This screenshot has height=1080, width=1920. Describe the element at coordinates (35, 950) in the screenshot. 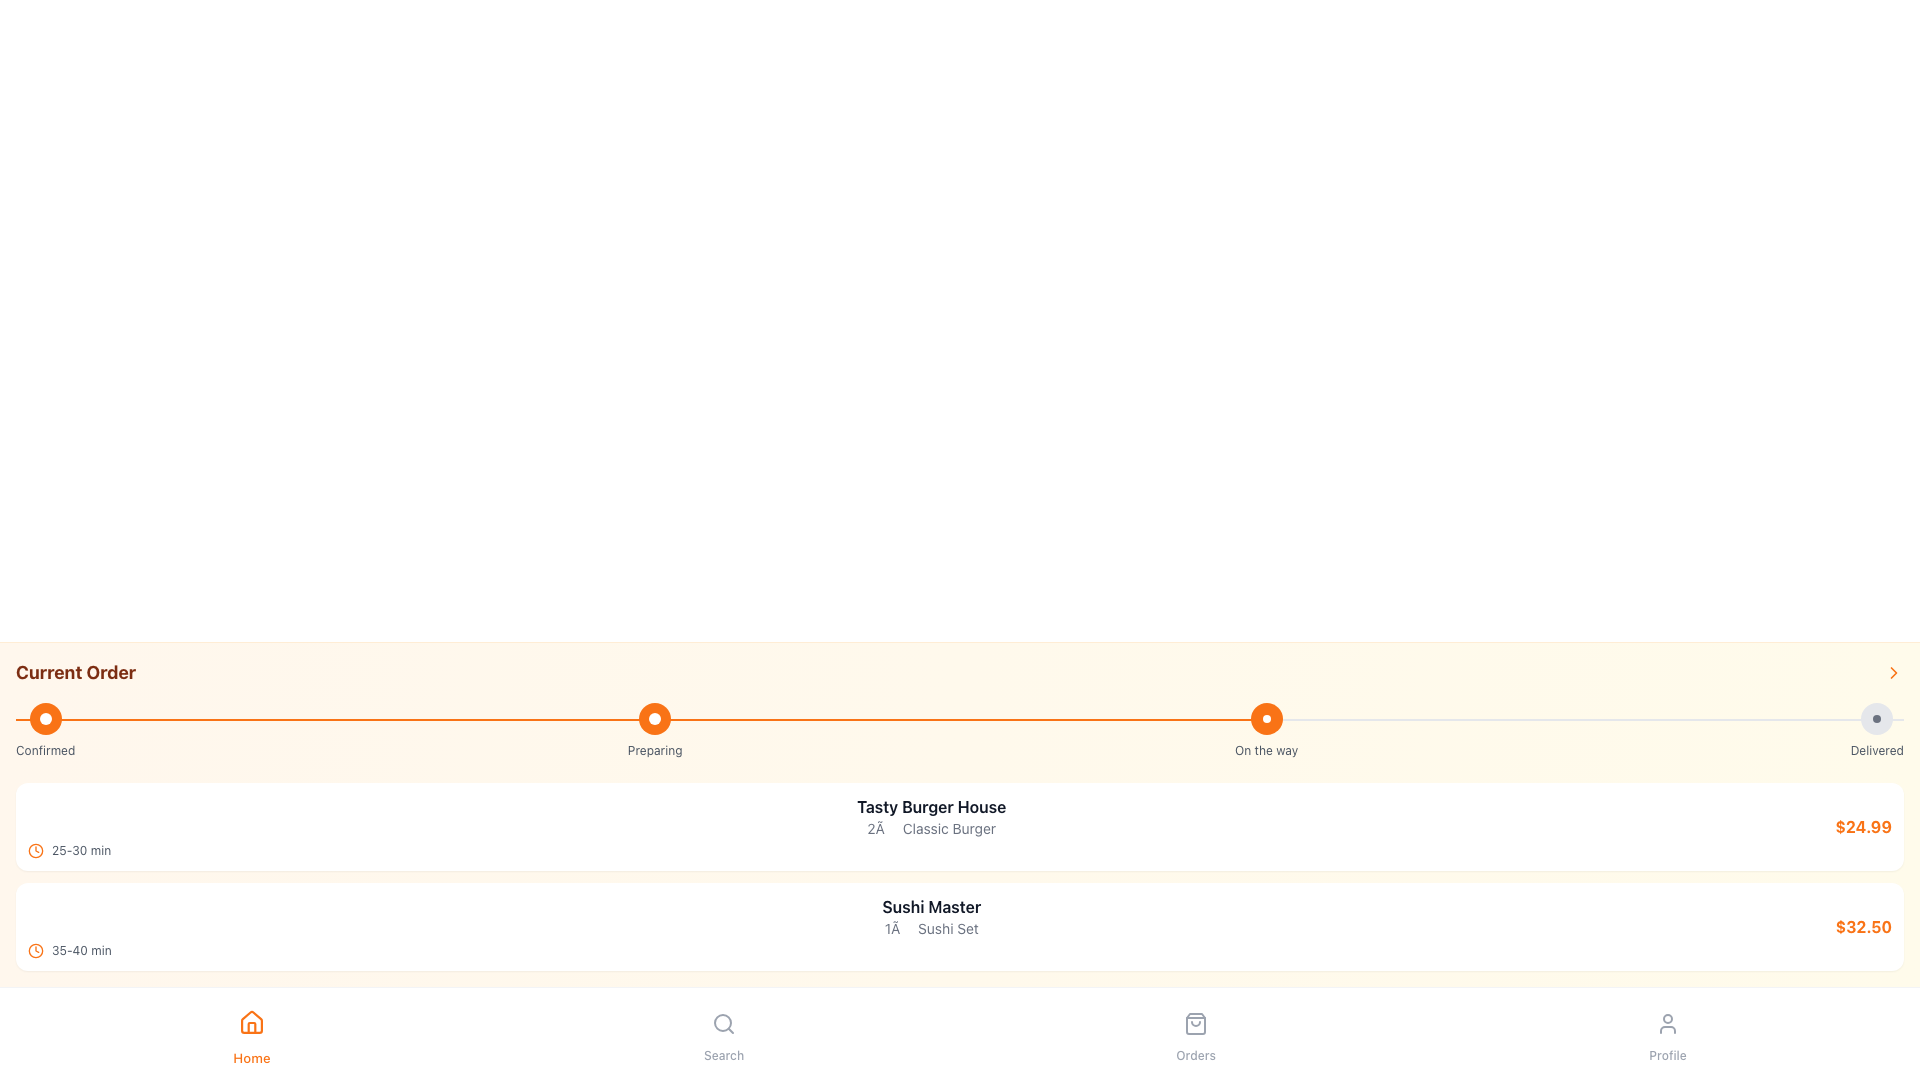

I see `the clock icon positioned to the left of the timing information '35-40 min' for informational purposes` at that location.